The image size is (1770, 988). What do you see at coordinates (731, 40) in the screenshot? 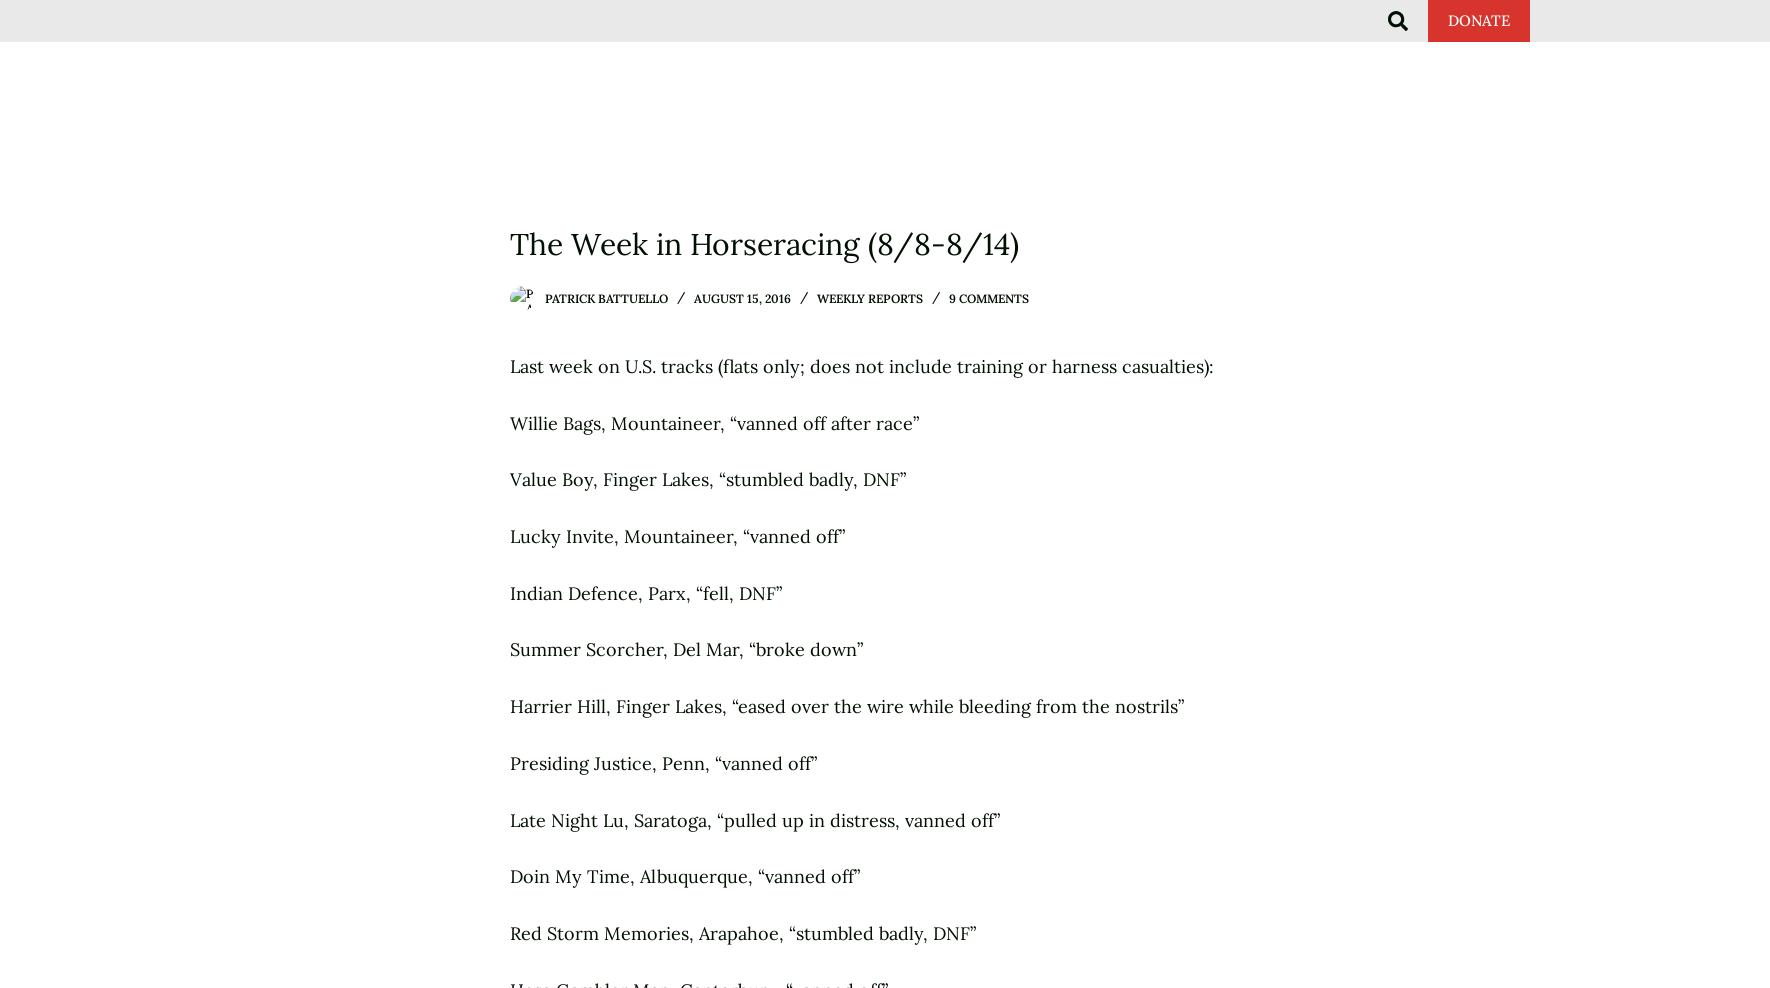
I see `'This Is Horseracing'` at bounding box center [731, 40].